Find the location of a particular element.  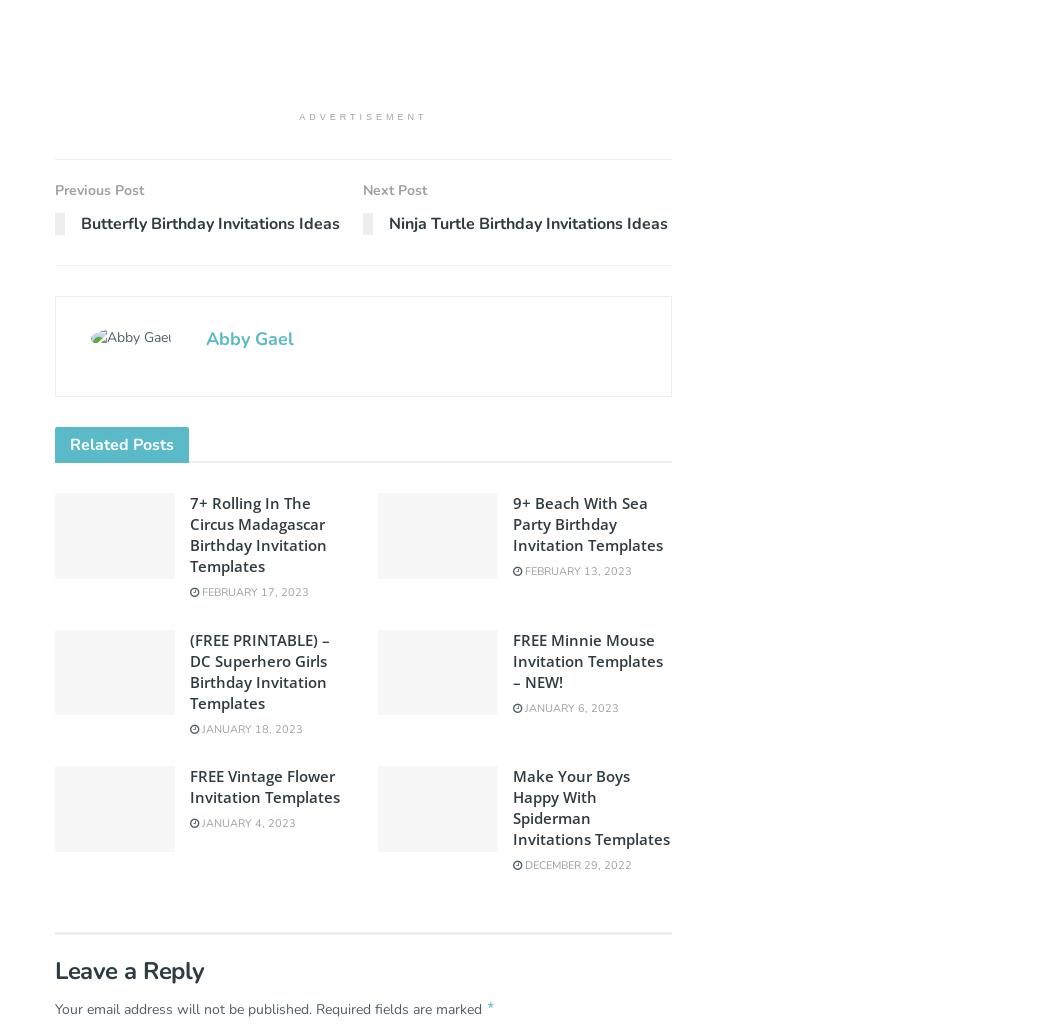

'Related' is located at coordinates (69, 445).